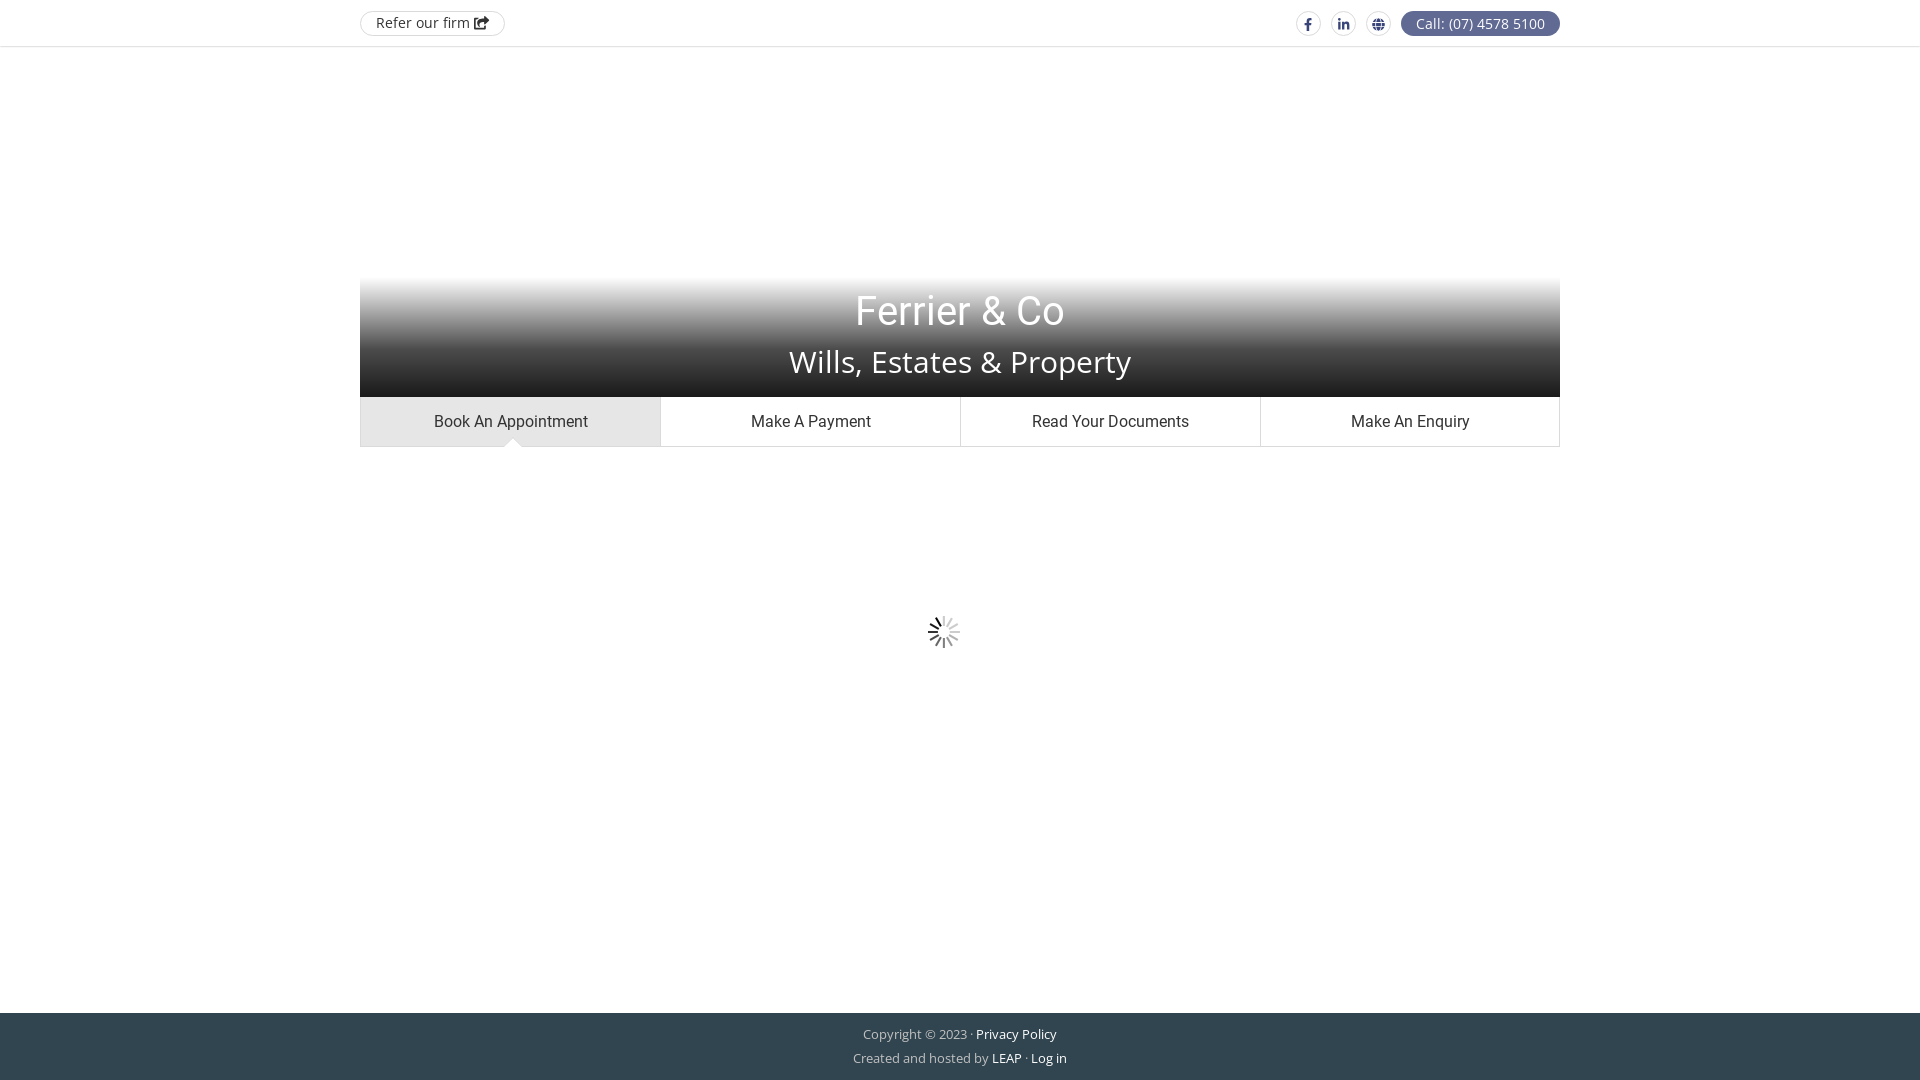 Image resolution: width=1920 pixels, height=1080 pixels. What do you see at coordinates (1108, 420) in the screenshot?
I see `'Read Your Documents'` at bounding box center [1108, 420].